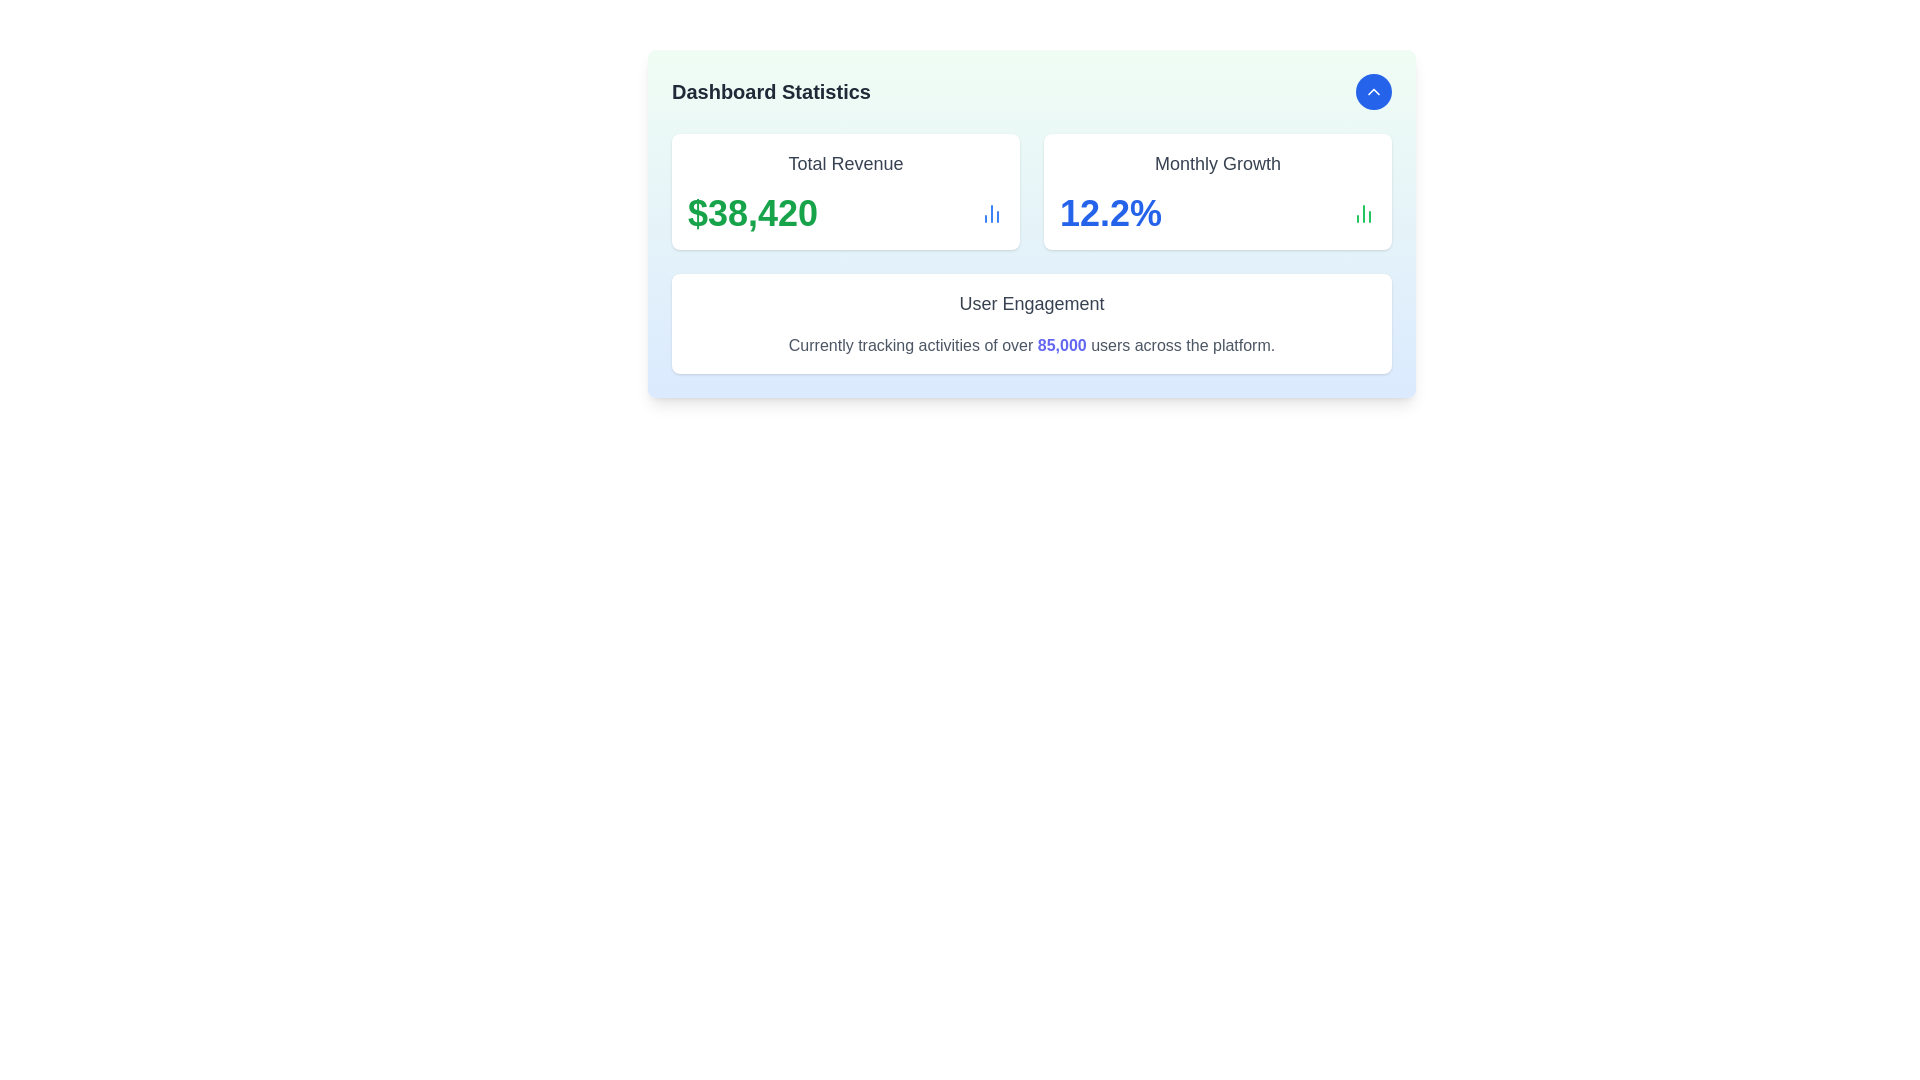  What do you see at coordinates (1362, 213) in the screenshot?
I see `the small green bar chart icon located immediately to the right of the '12.2%' text in the 'Monthly Growth' section` at bounding box center [1362, 213].